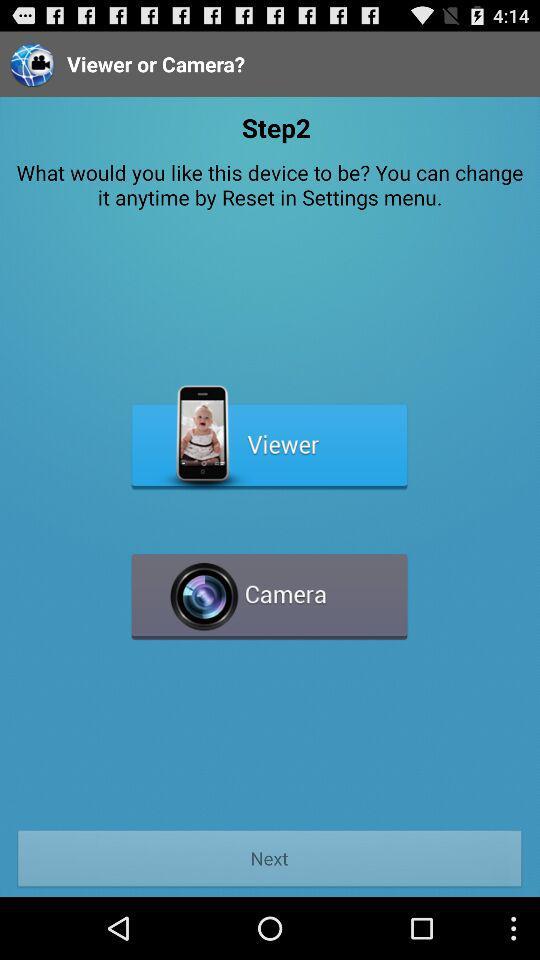 This screenshot has height=960, width=540. Describe the element at coordinates (269, 588) in the screenshot. I see `camera` at that location.